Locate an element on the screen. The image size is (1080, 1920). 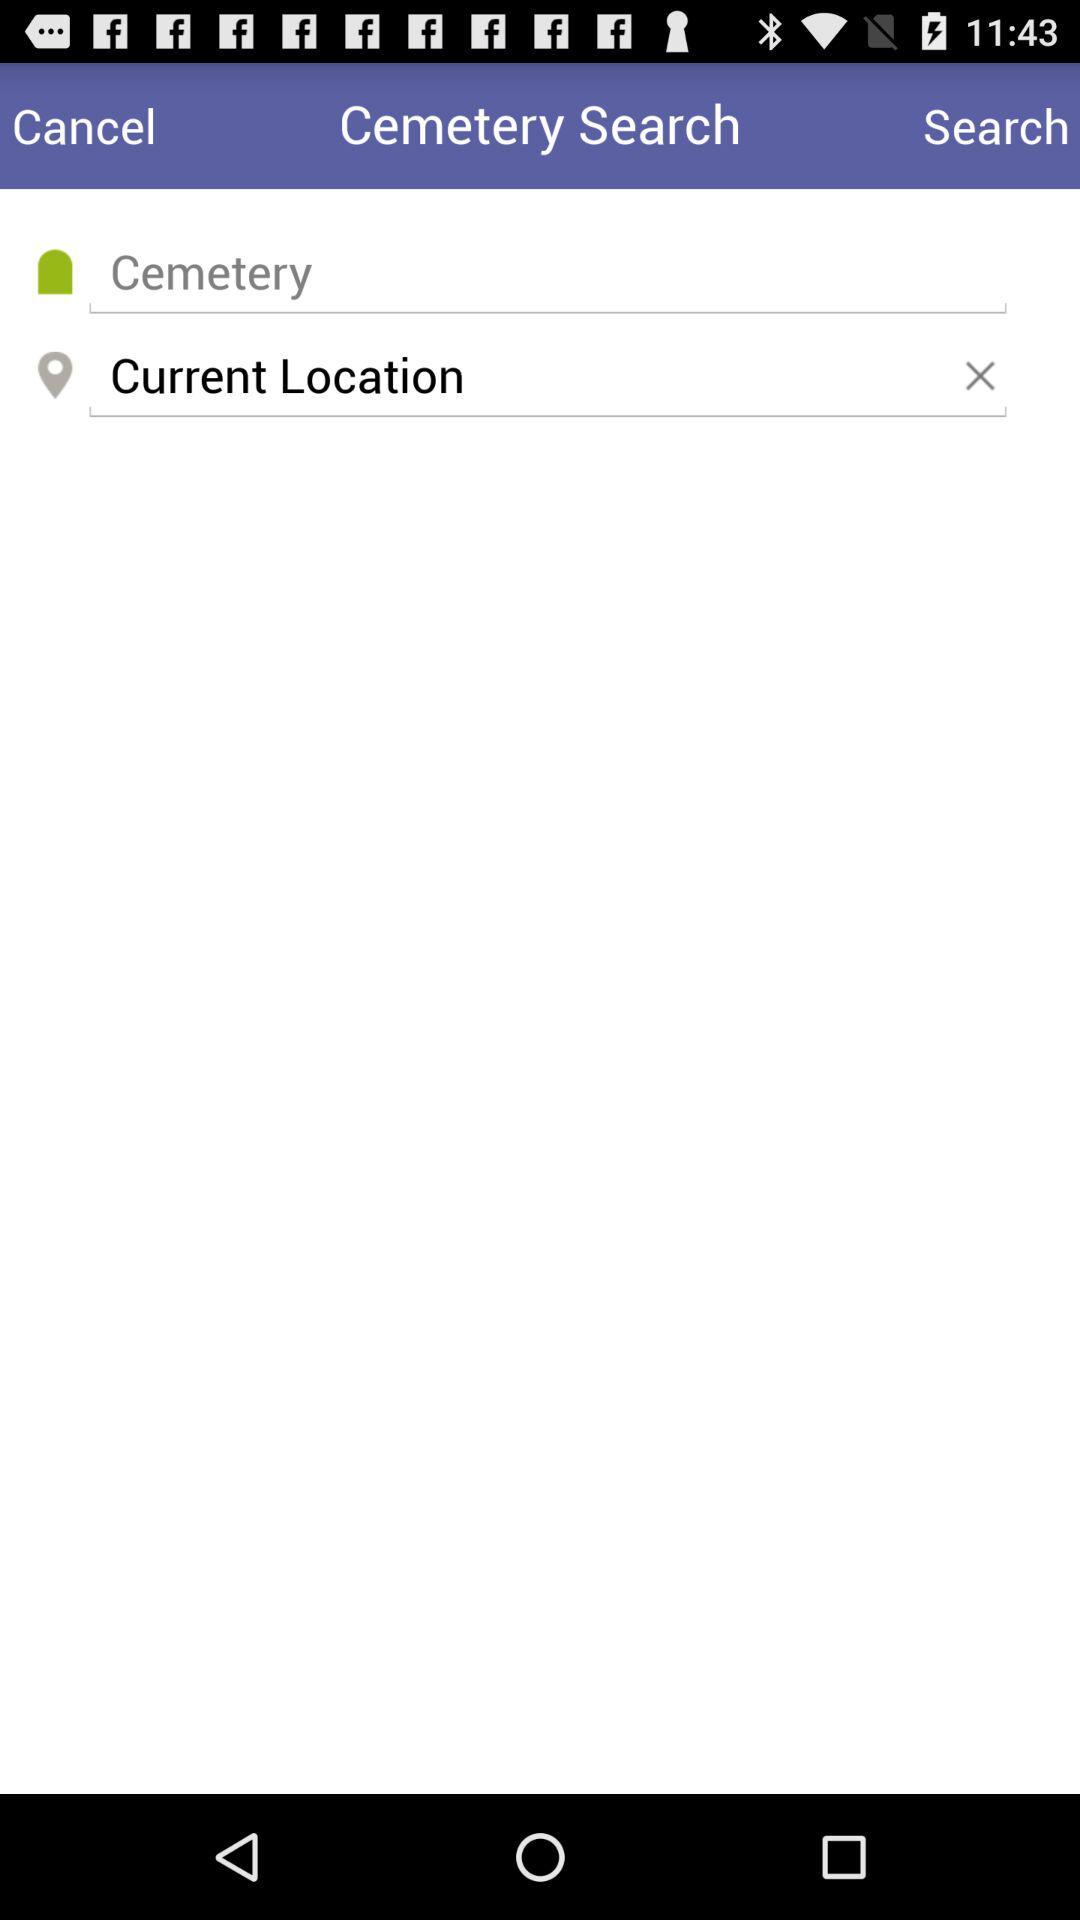
app to the left of cemetery search item is located at coordinates (83, 124).